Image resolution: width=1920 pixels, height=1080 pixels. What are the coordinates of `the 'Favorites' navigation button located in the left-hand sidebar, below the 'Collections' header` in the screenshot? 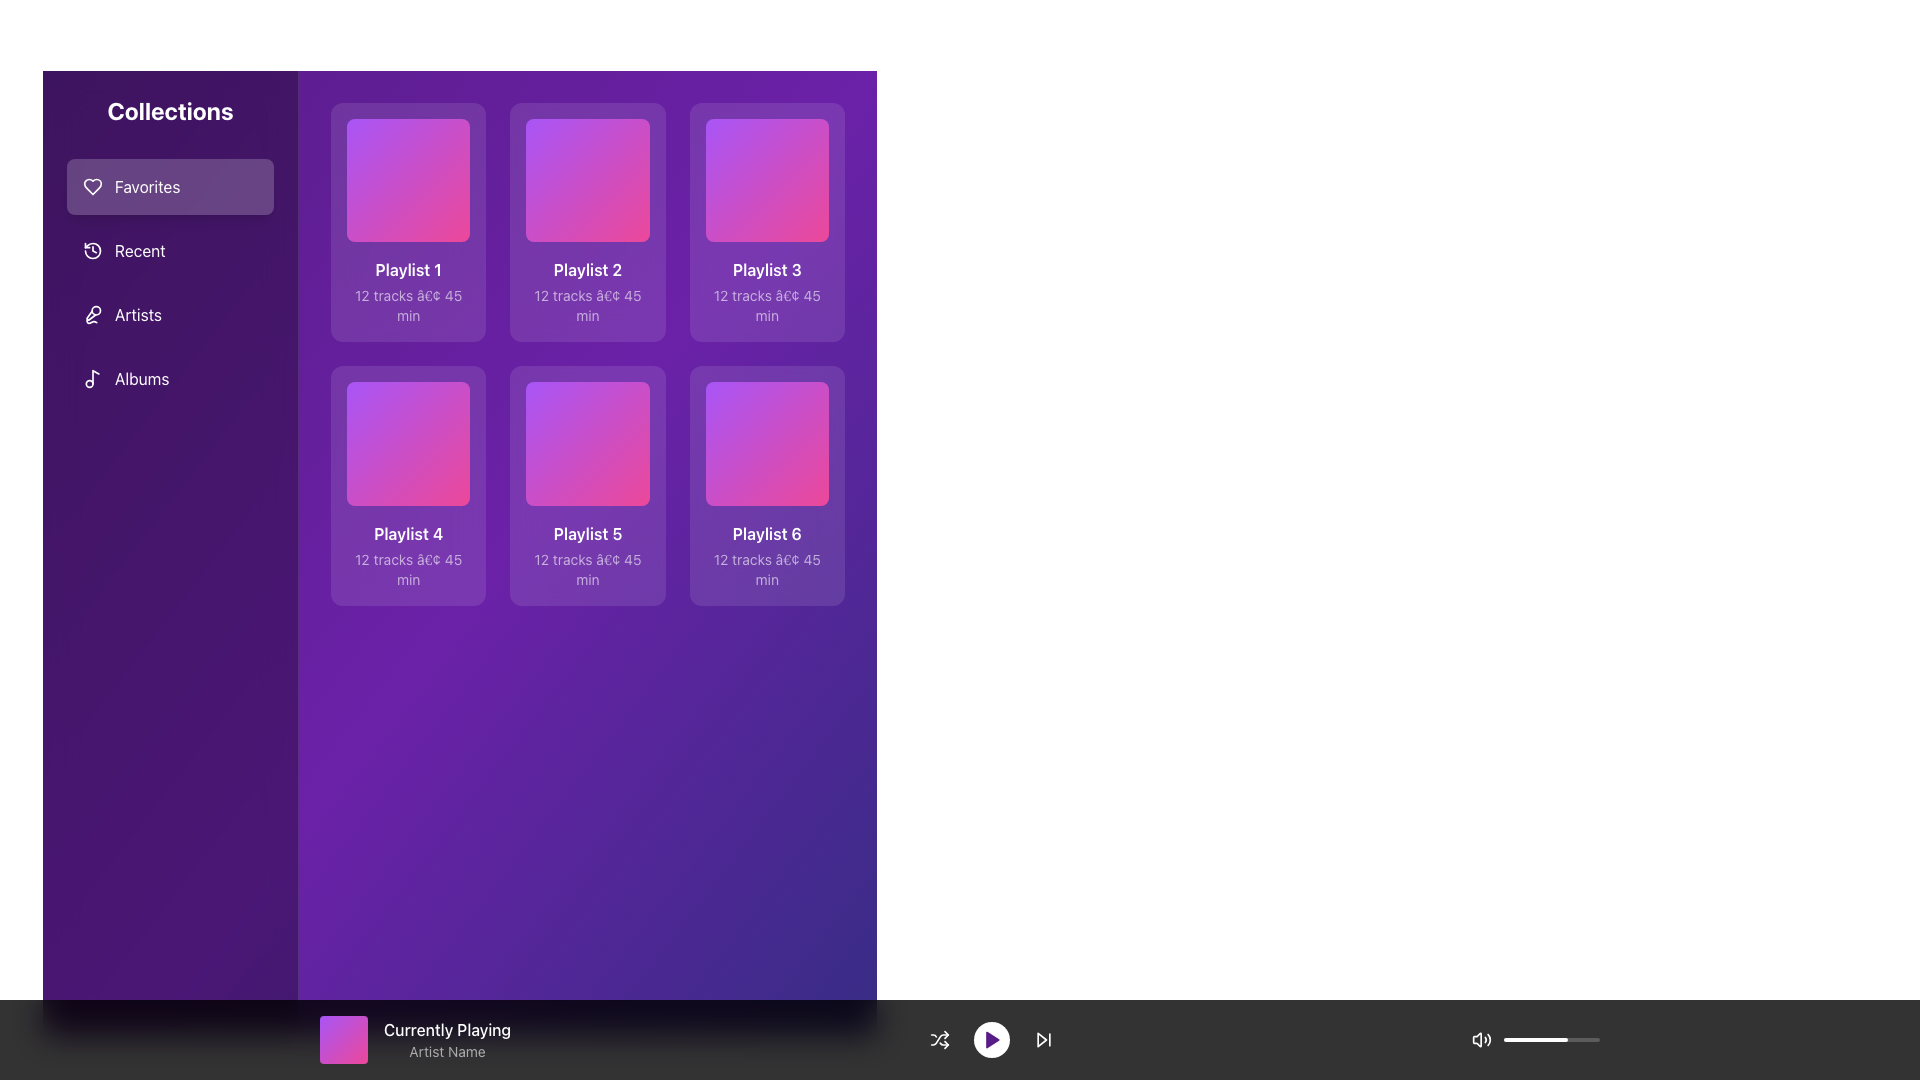 It's located at (170, 186).